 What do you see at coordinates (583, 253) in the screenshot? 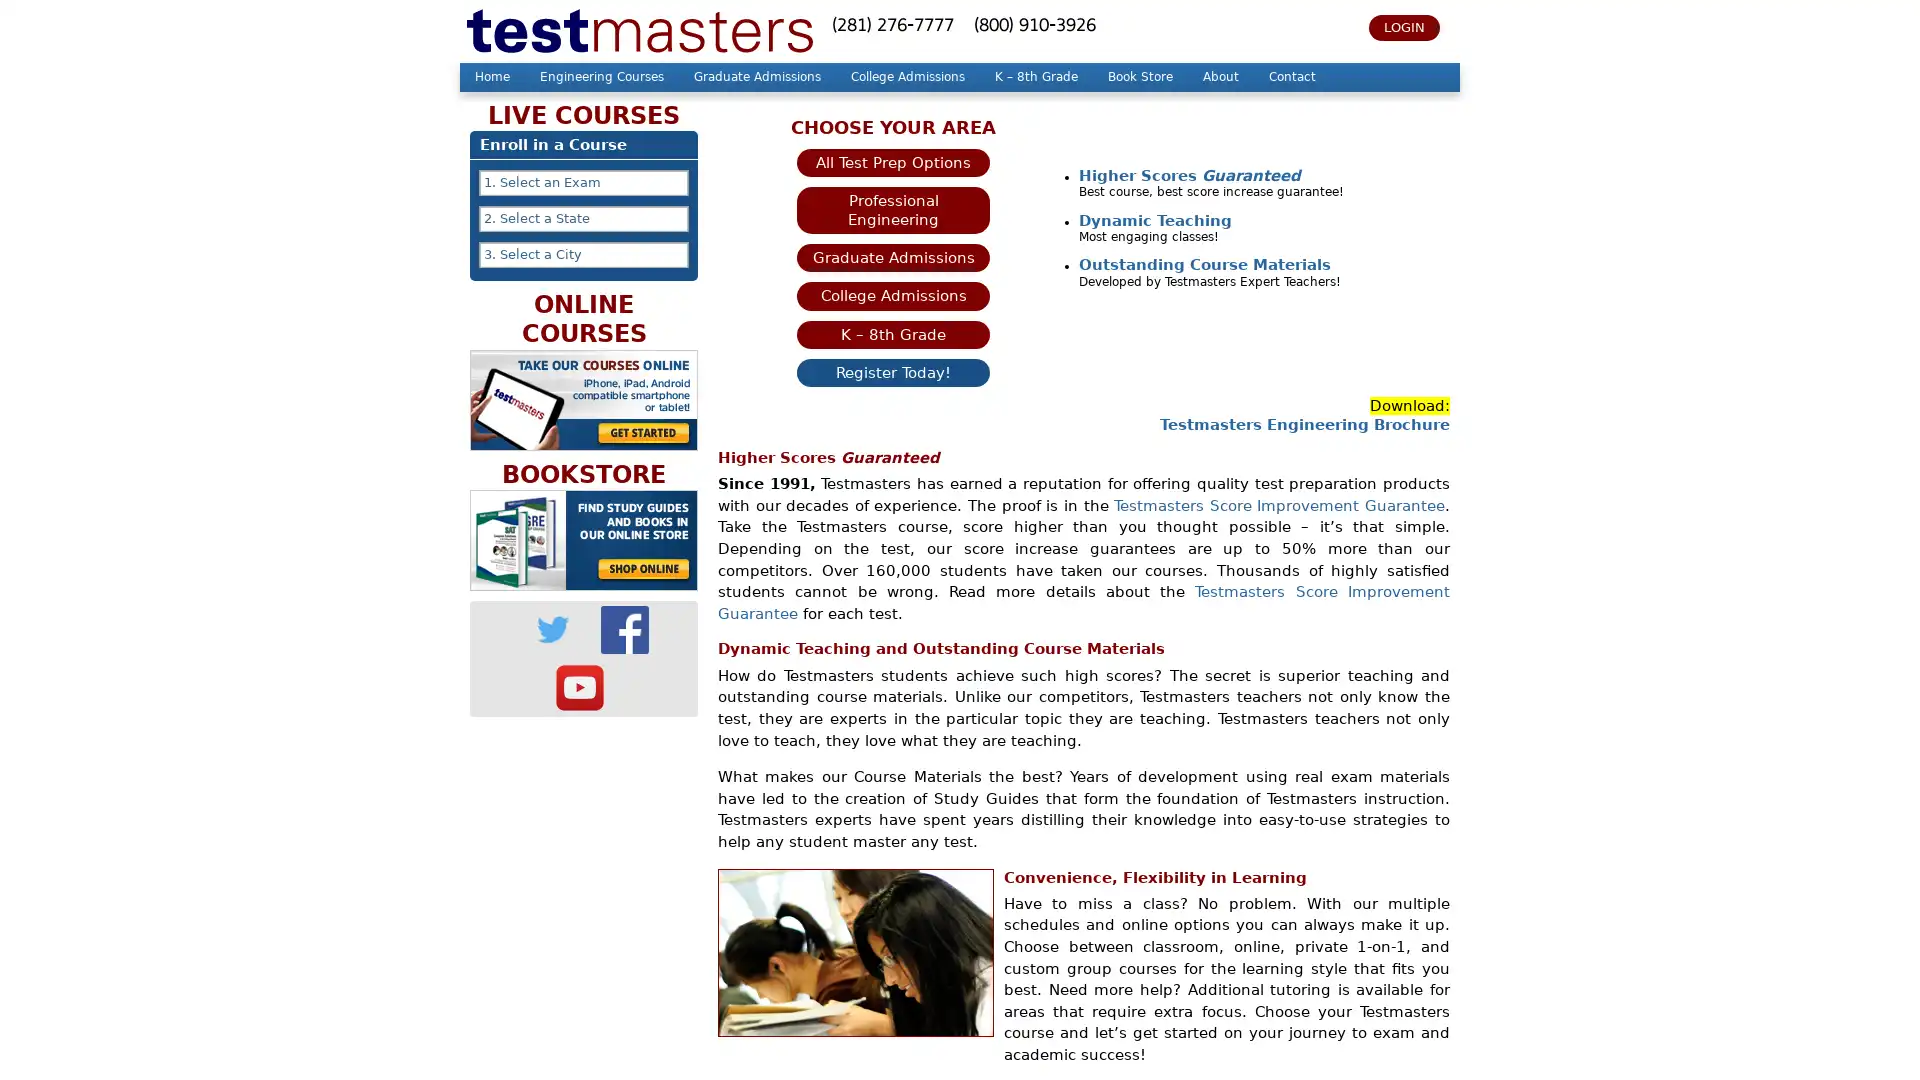
I see `3. Select a City` at bounding box center [583, 253].